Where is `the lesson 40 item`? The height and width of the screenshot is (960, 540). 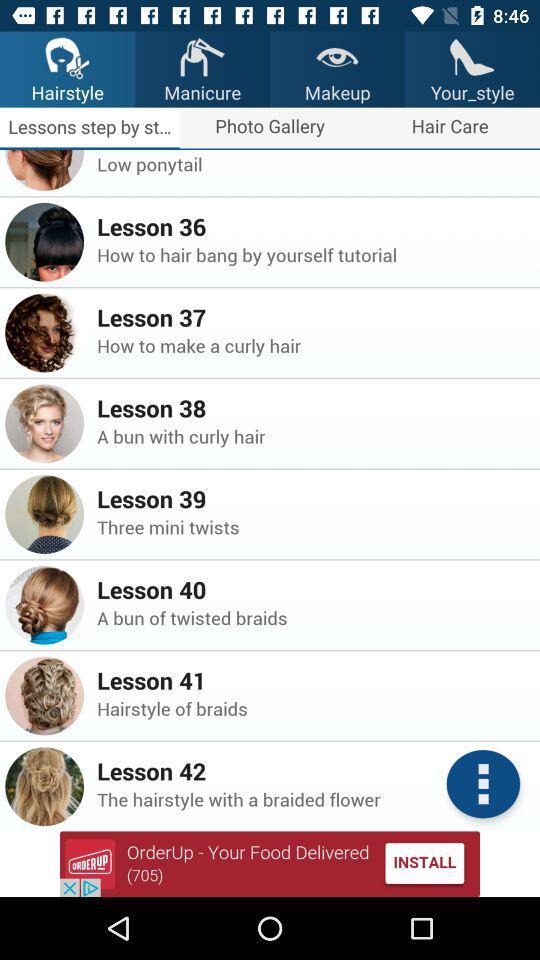 the lesson 40 item is located at coordinates (312, 589).